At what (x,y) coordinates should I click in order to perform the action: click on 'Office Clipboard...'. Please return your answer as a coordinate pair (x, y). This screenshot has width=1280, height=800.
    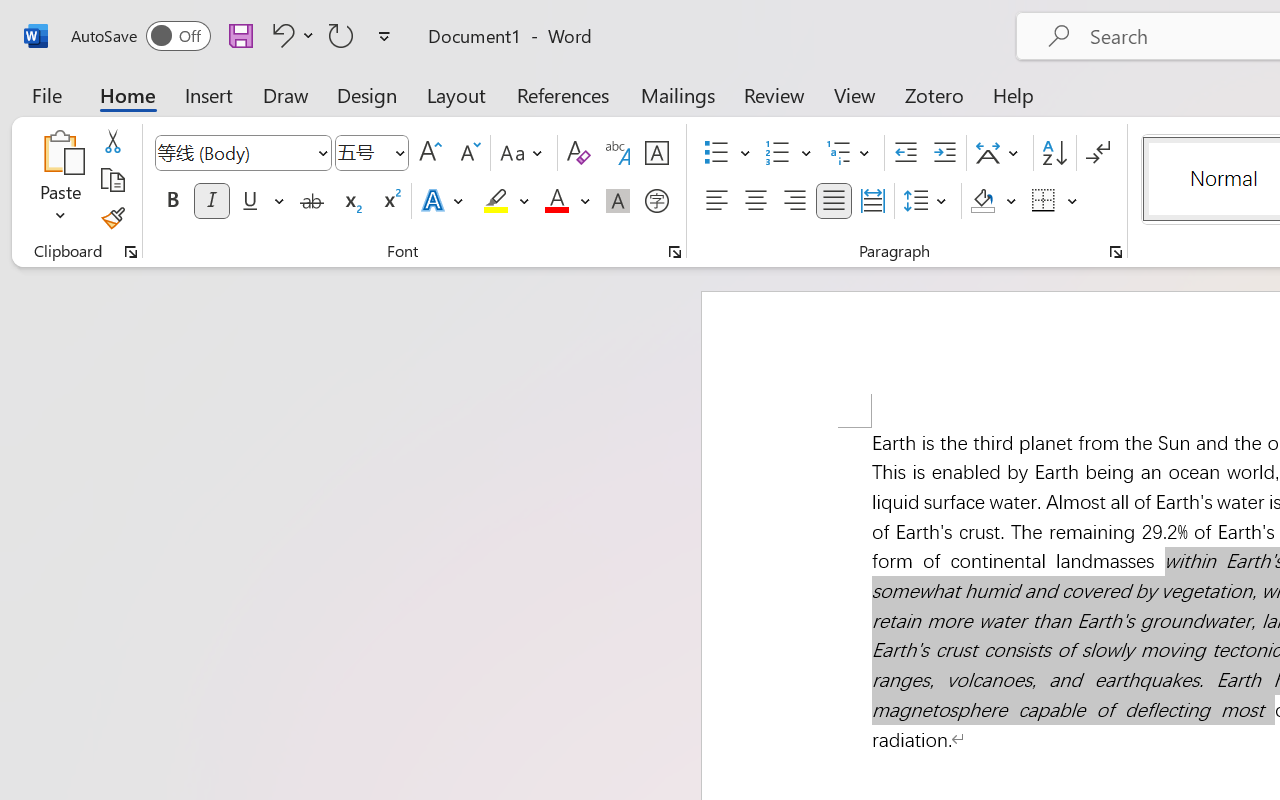
    Looking at the image, I should click on (130, 251).